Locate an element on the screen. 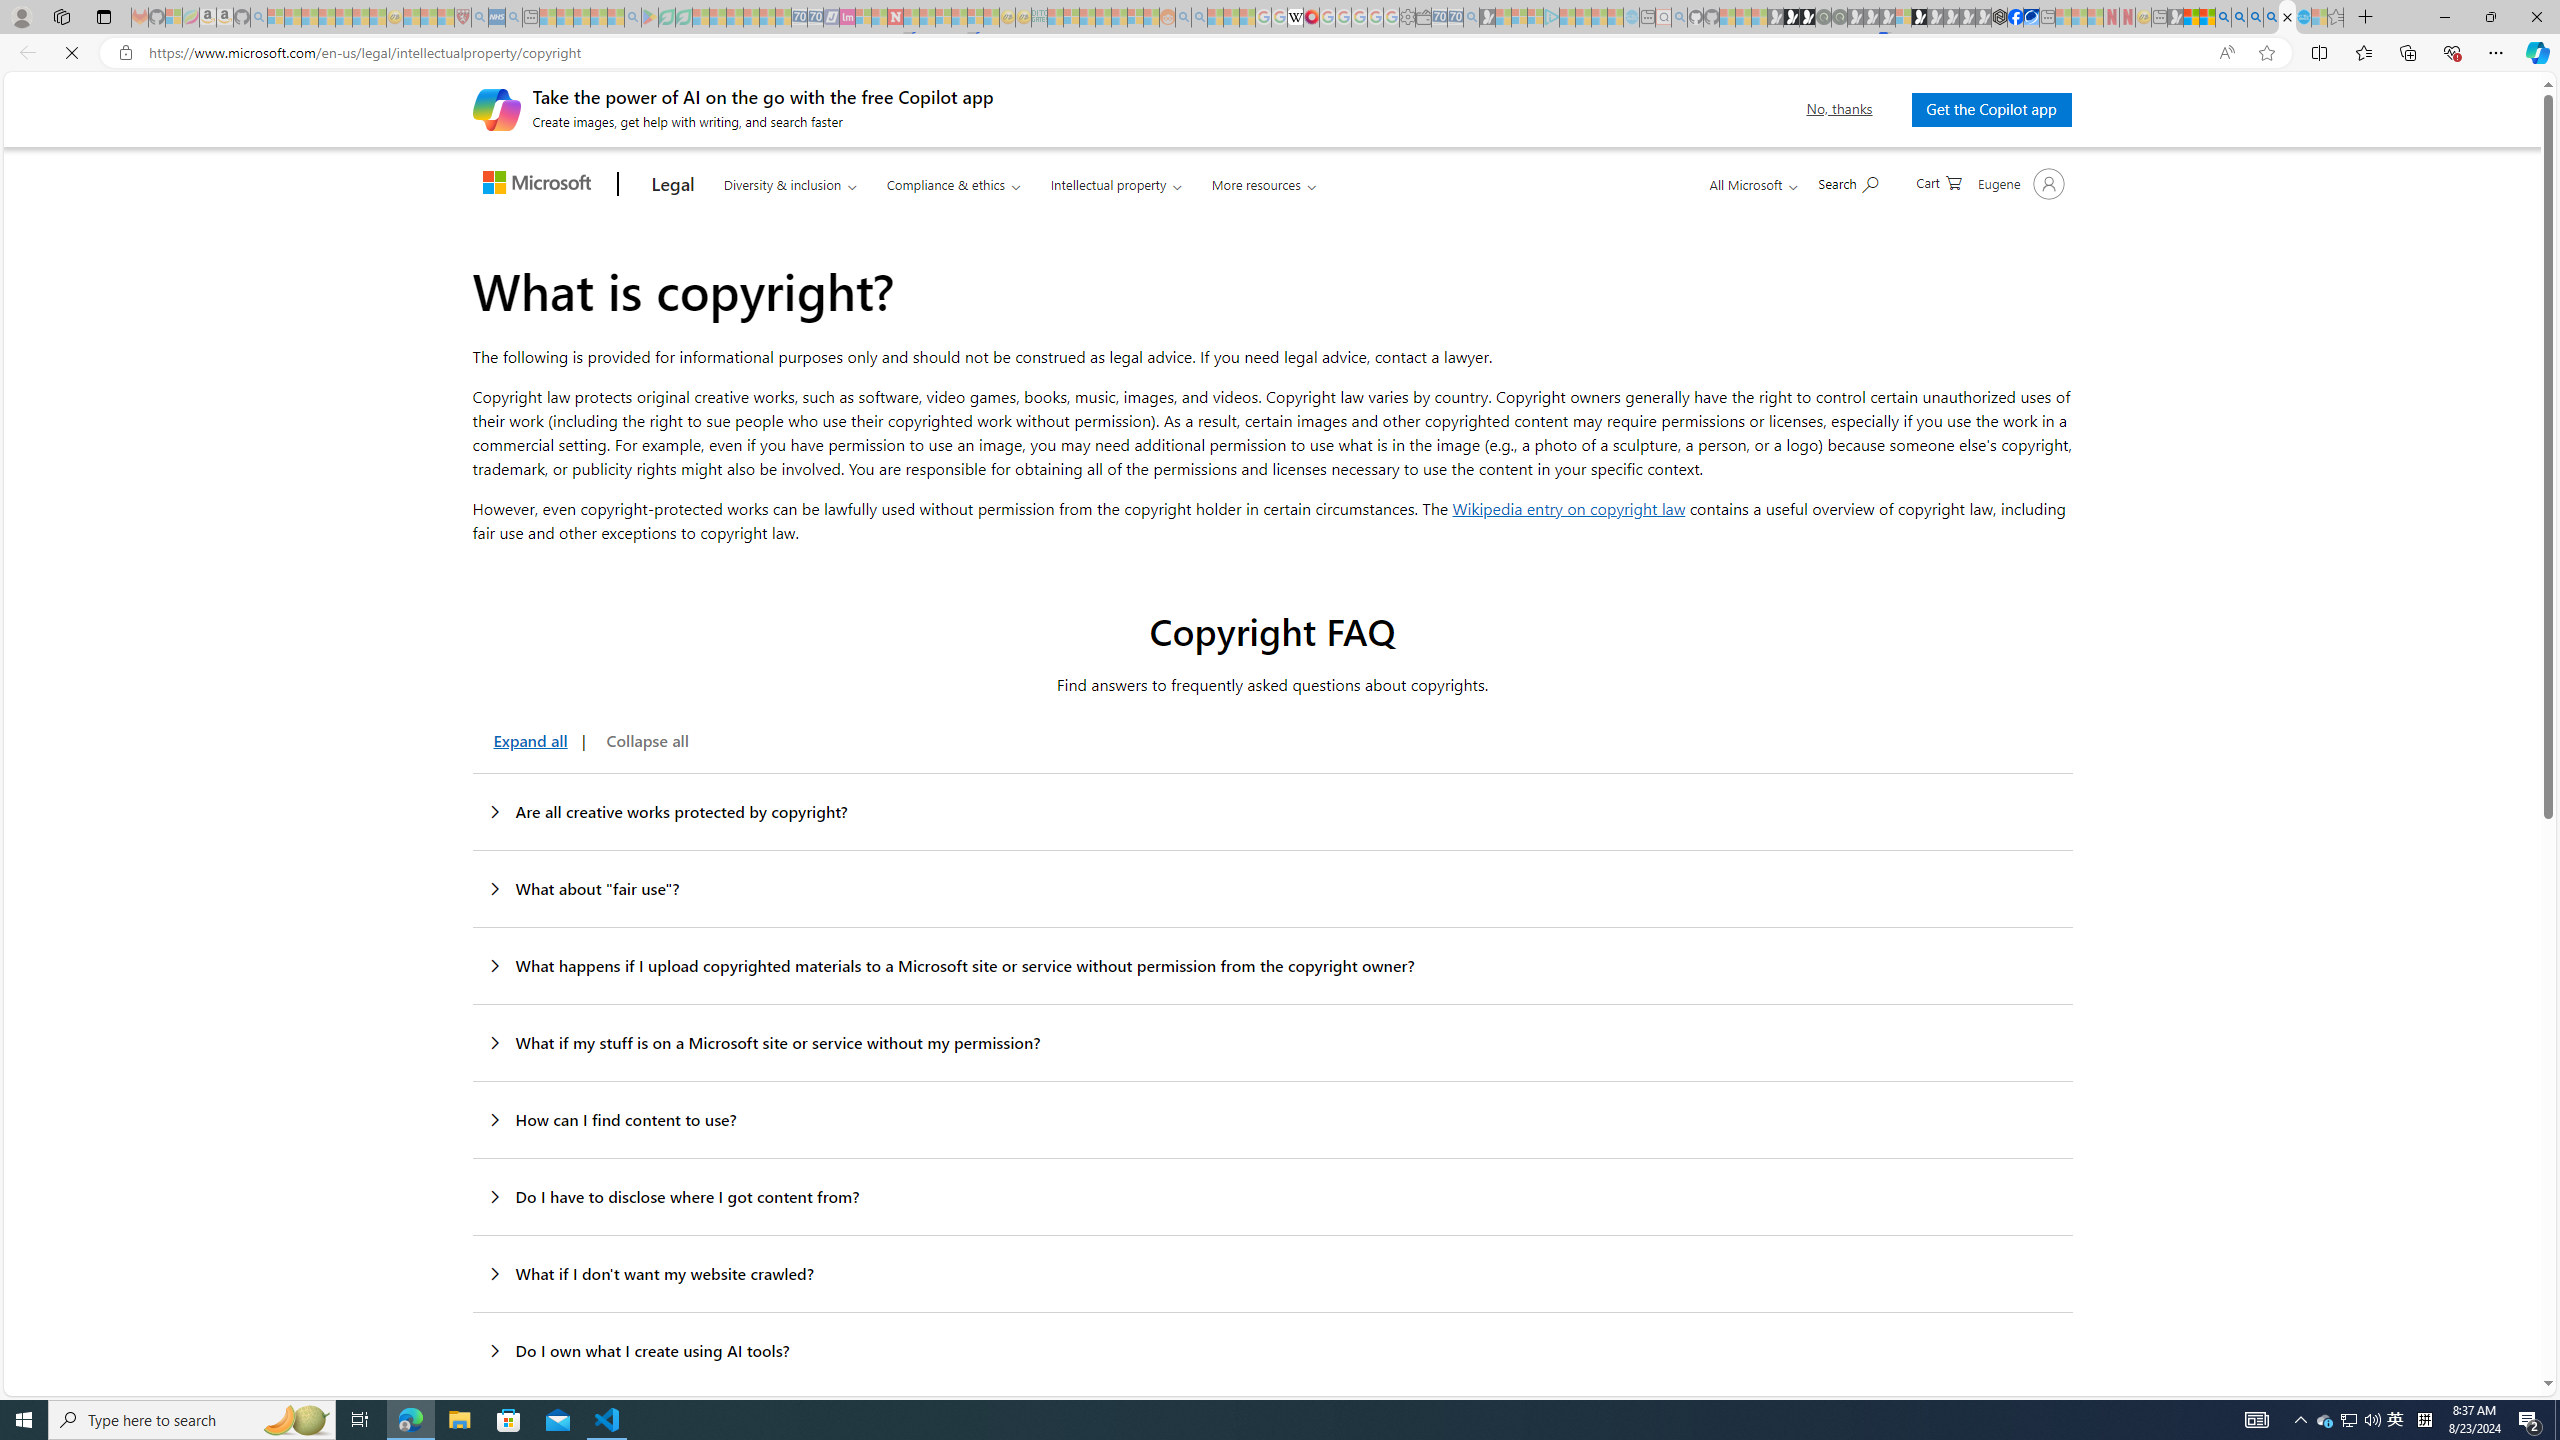  'Target page - Wikipedia' is located at coordinates (1295, 16).